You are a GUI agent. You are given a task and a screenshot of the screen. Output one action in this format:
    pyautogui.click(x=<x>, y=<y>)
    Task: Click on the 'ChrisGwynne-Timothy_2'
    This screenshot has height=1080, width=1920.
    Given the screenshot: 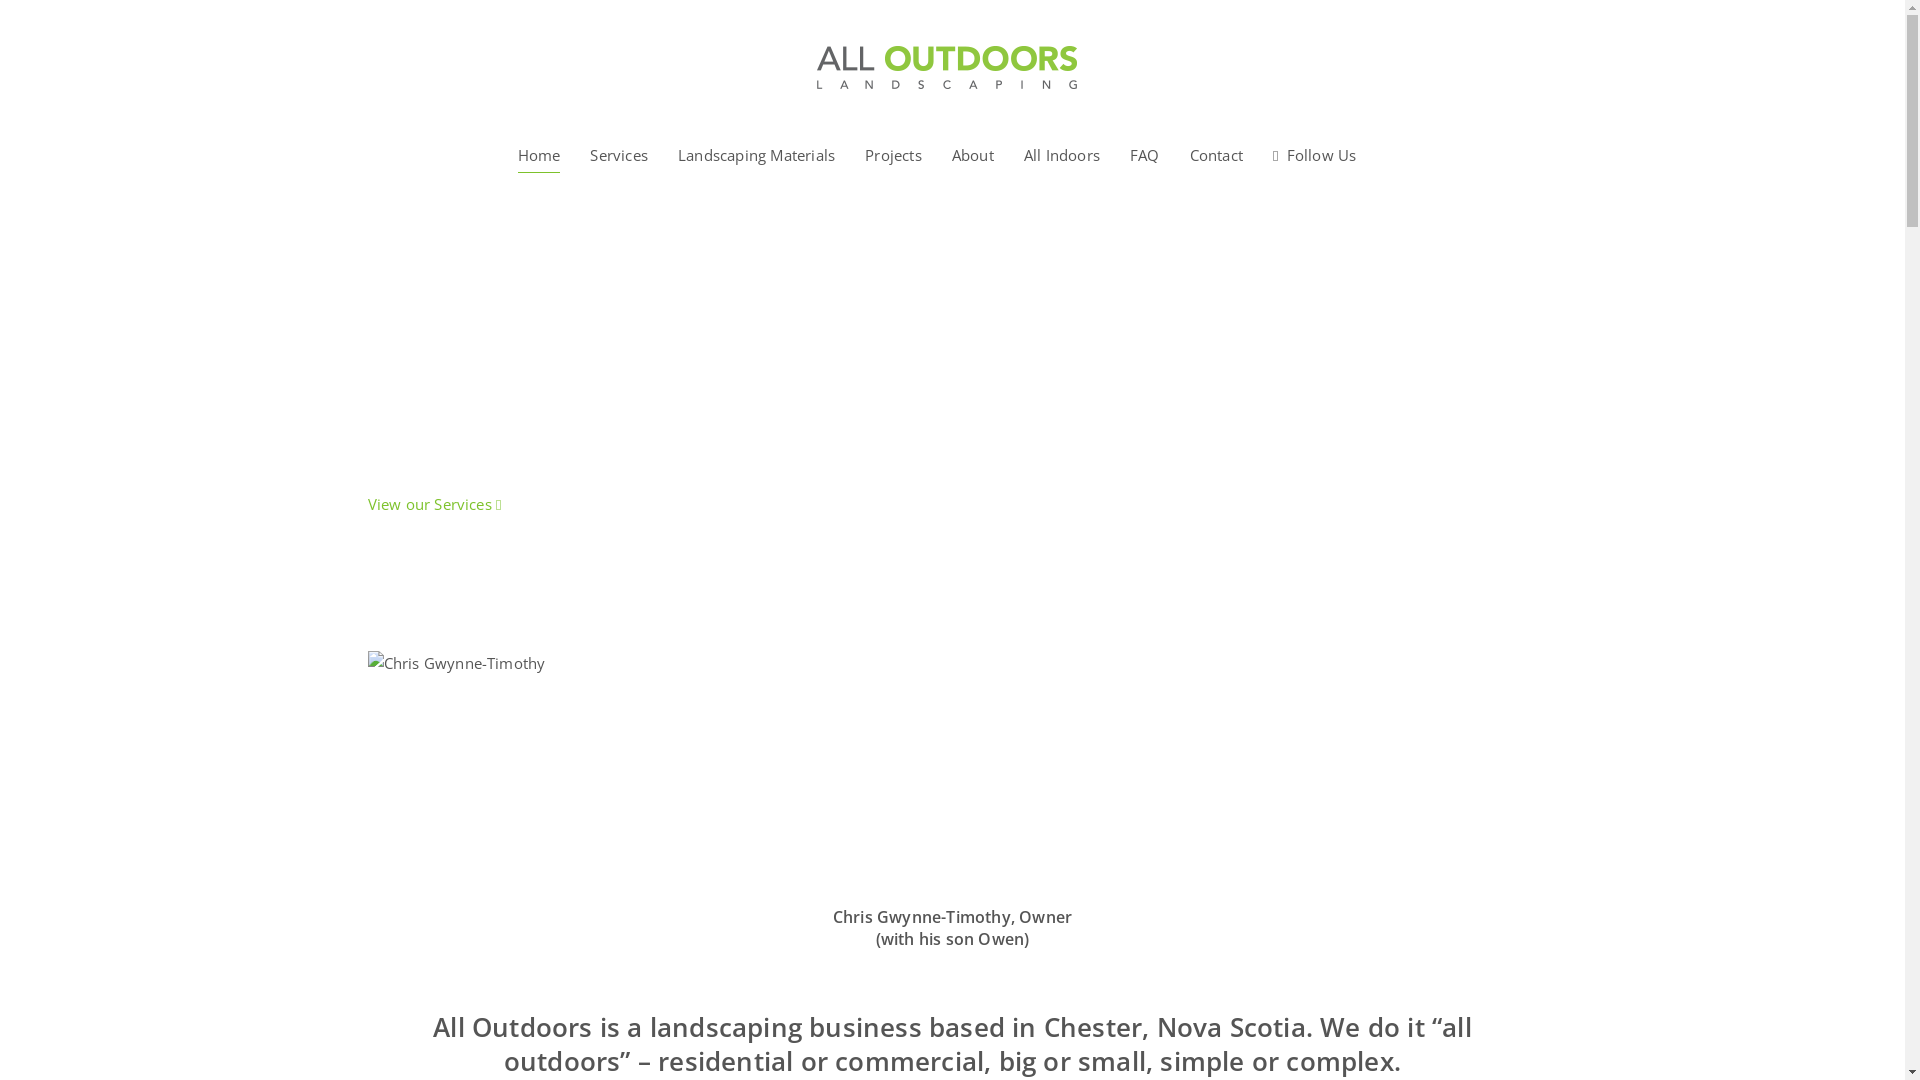 What is the action you would take?
    pyautogui.click(x=485, y=767)
    